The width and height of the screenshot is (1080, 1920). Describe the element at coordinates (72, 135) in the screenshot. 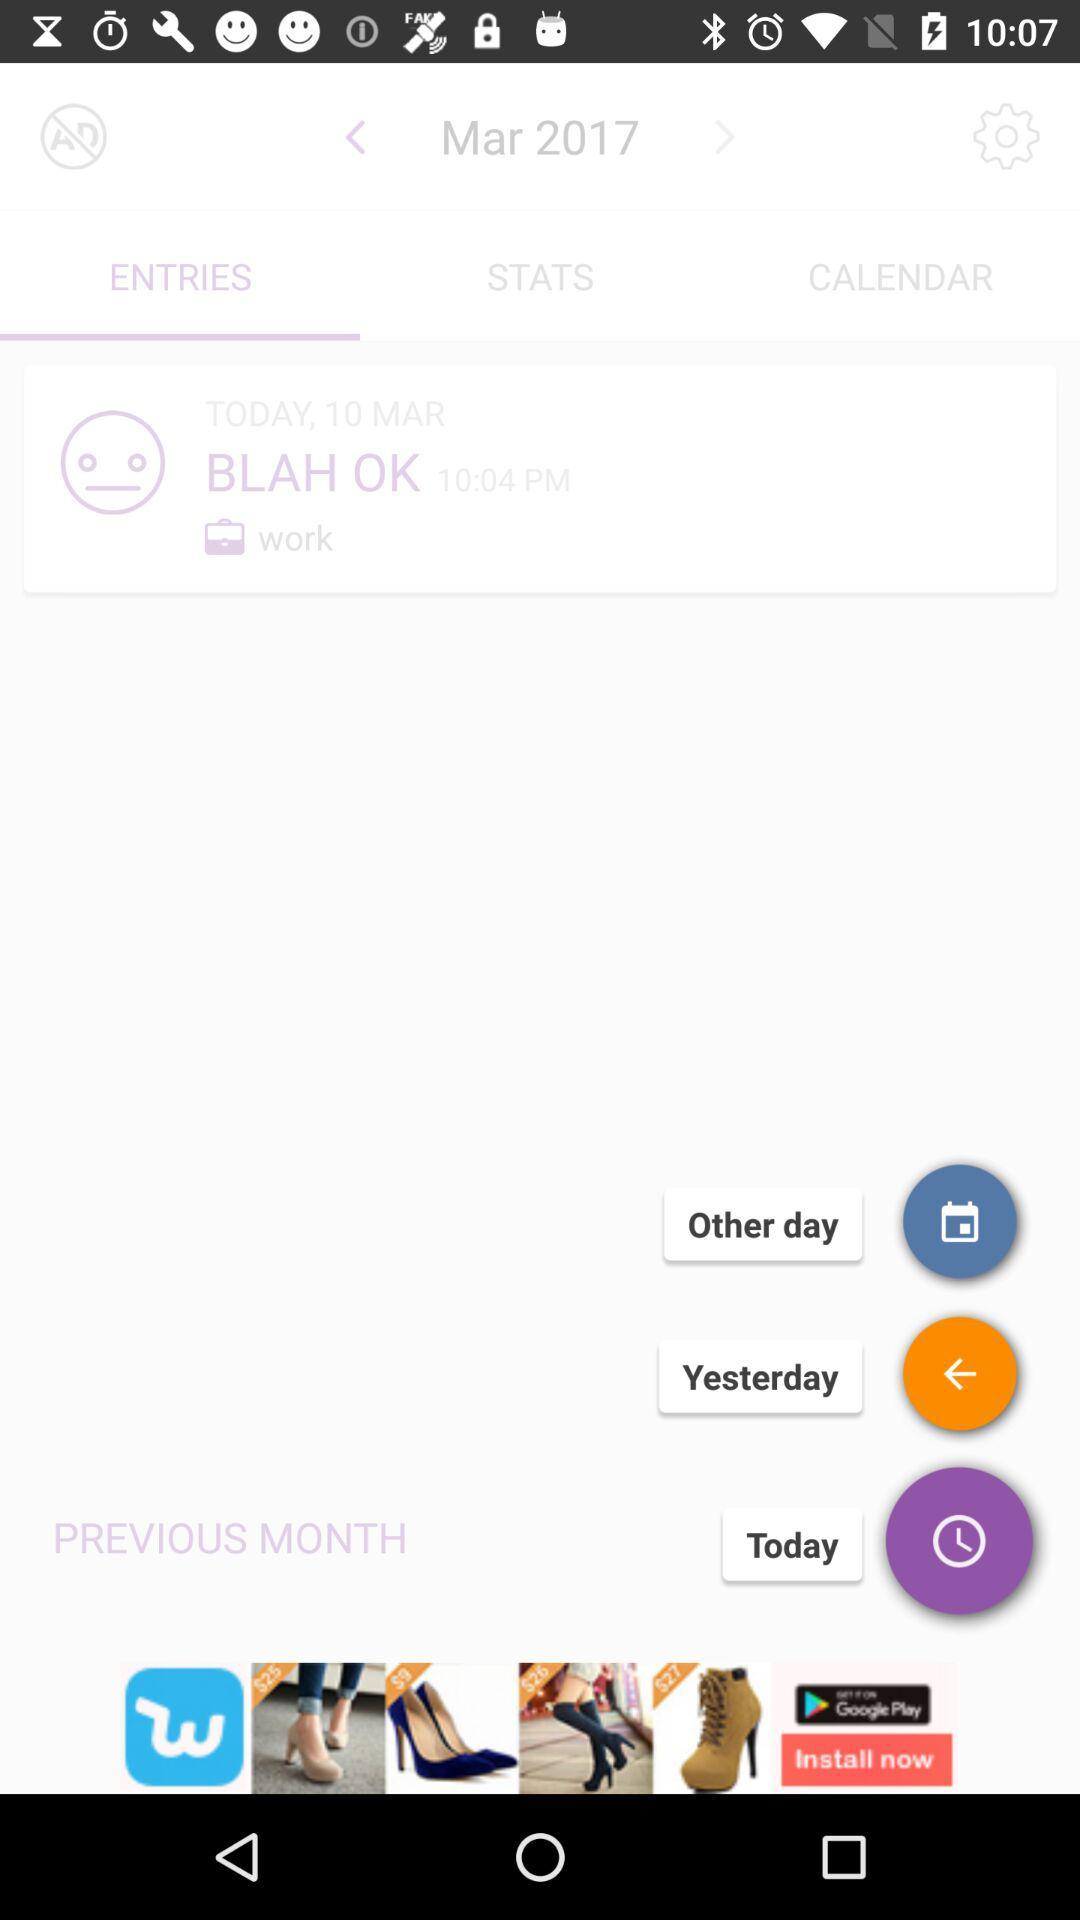

I see `option` at that location.